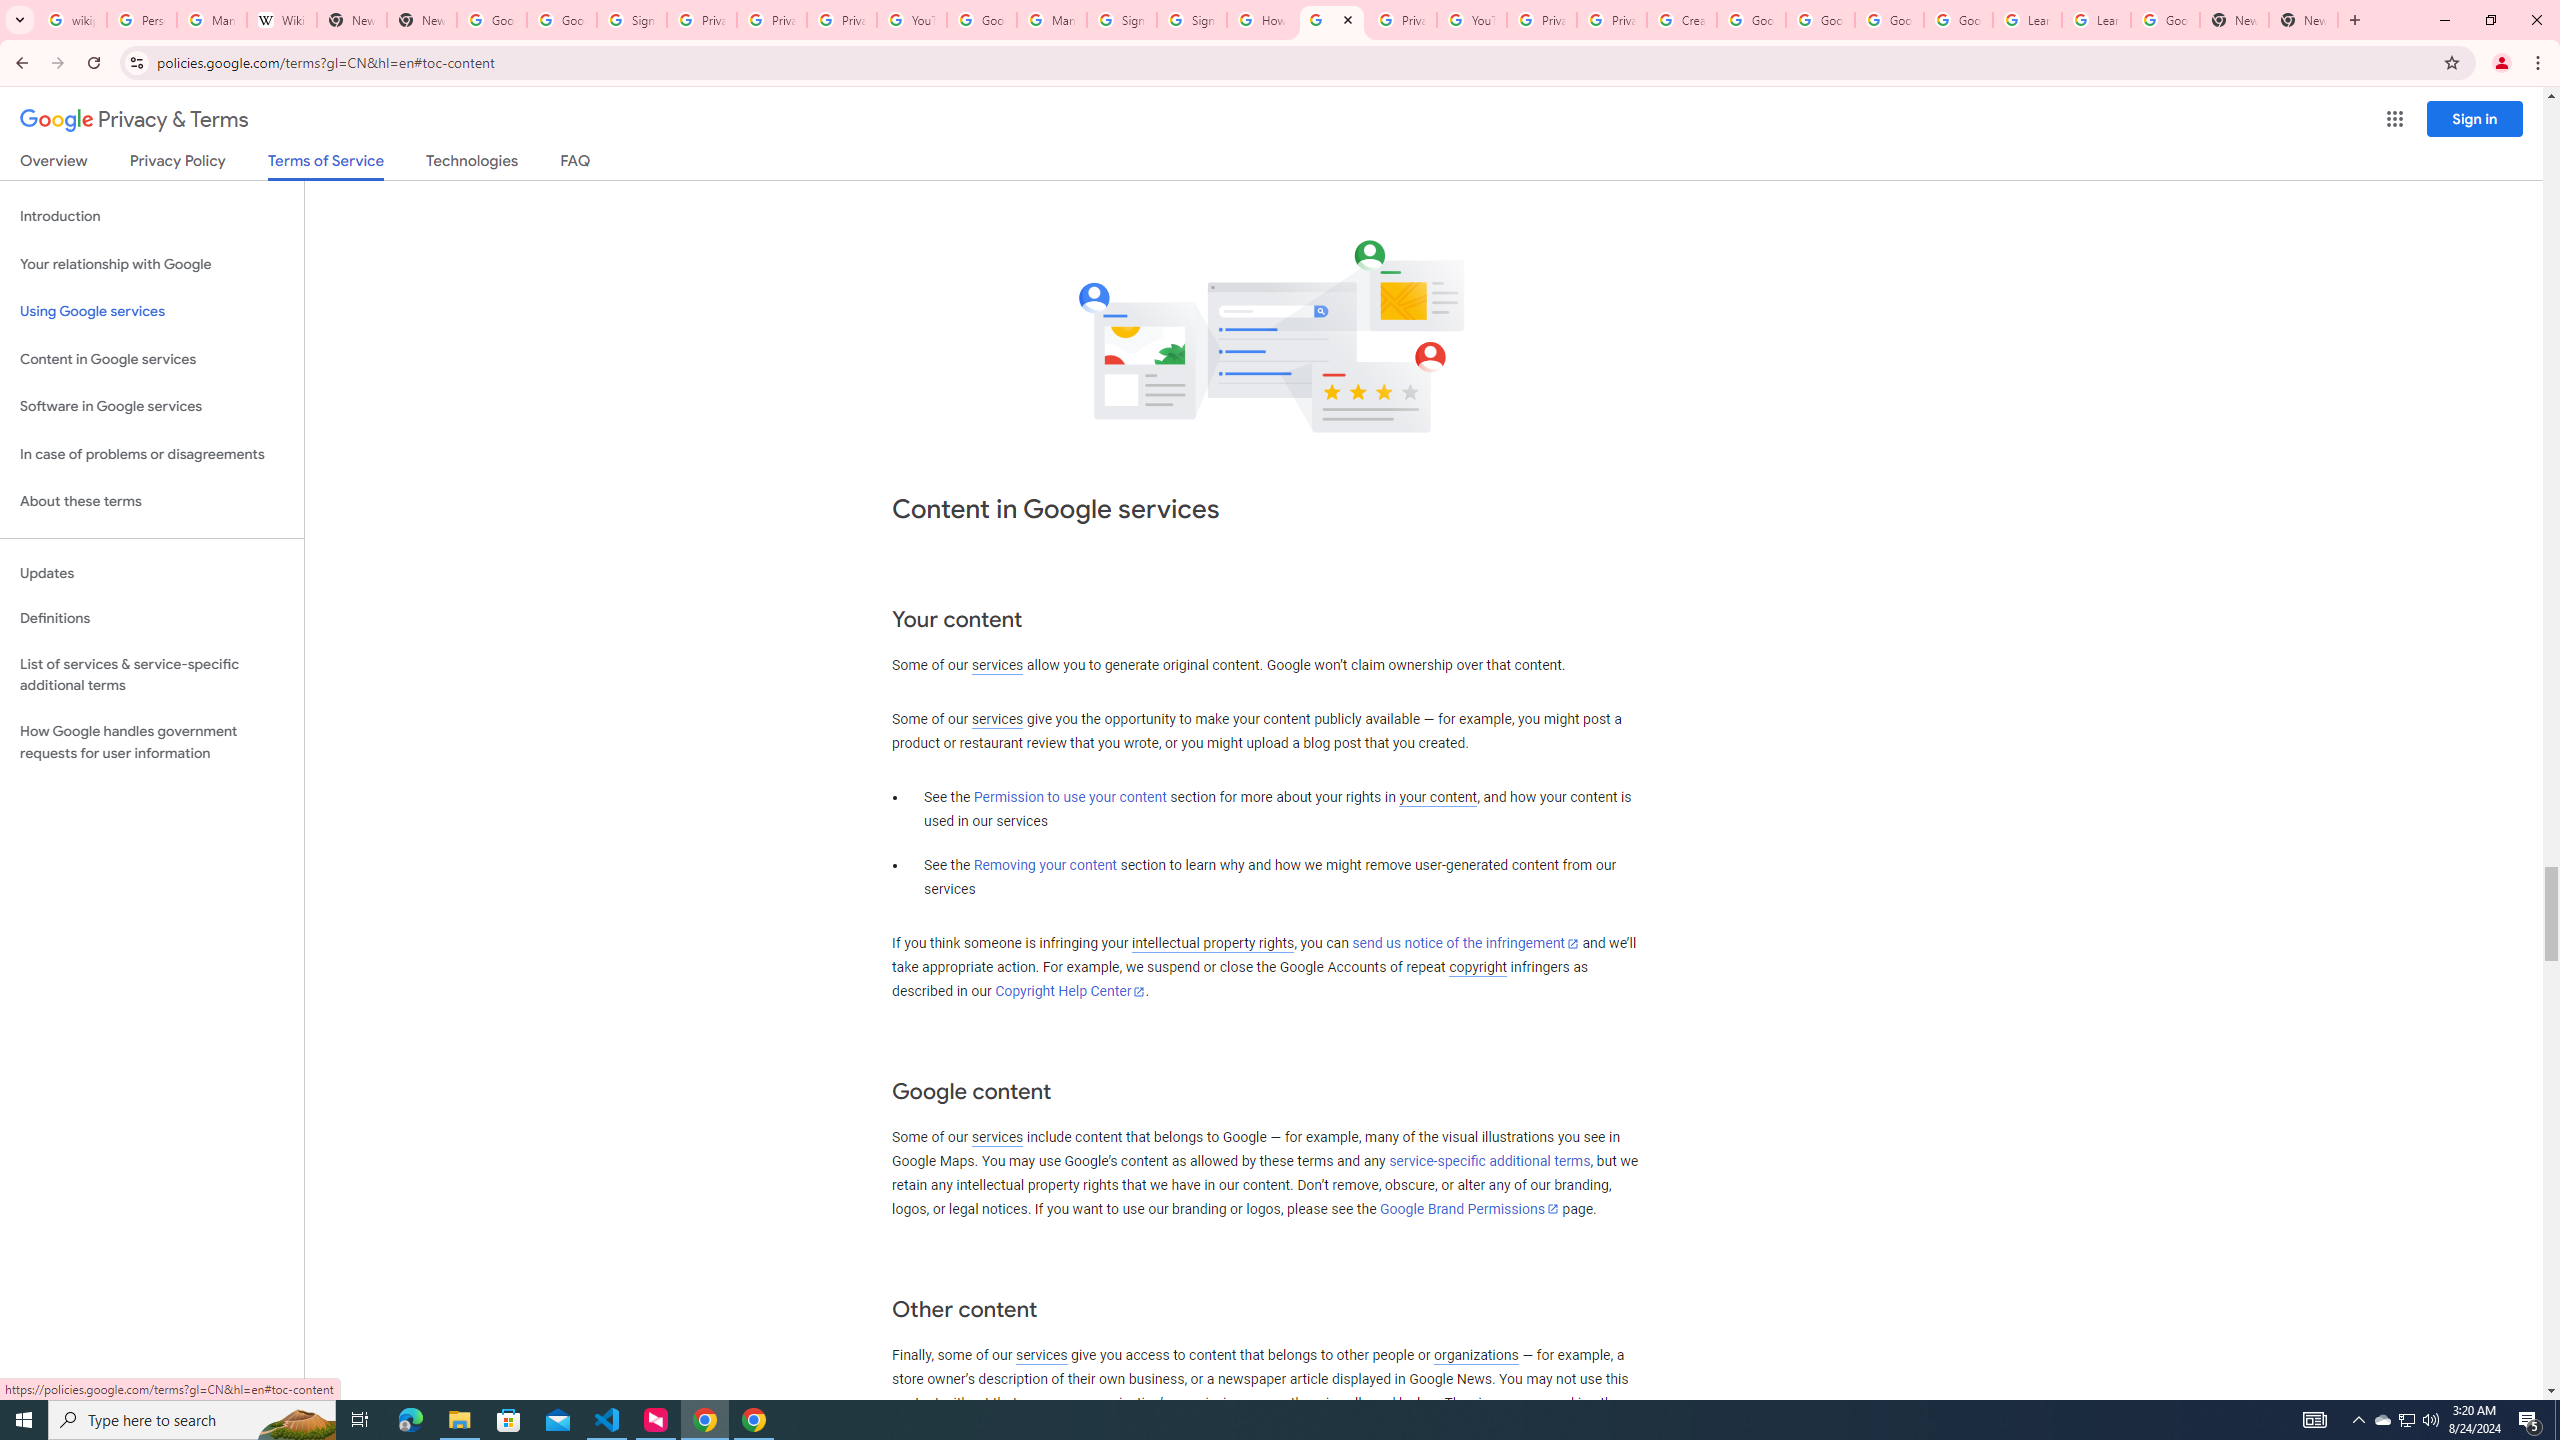 The height and width of the screenshot is (1440, 2560). What do you see at coordinates (151, 405) in the screenshot?
I see `'Software in Google services'` at bounding box center [151, 405].